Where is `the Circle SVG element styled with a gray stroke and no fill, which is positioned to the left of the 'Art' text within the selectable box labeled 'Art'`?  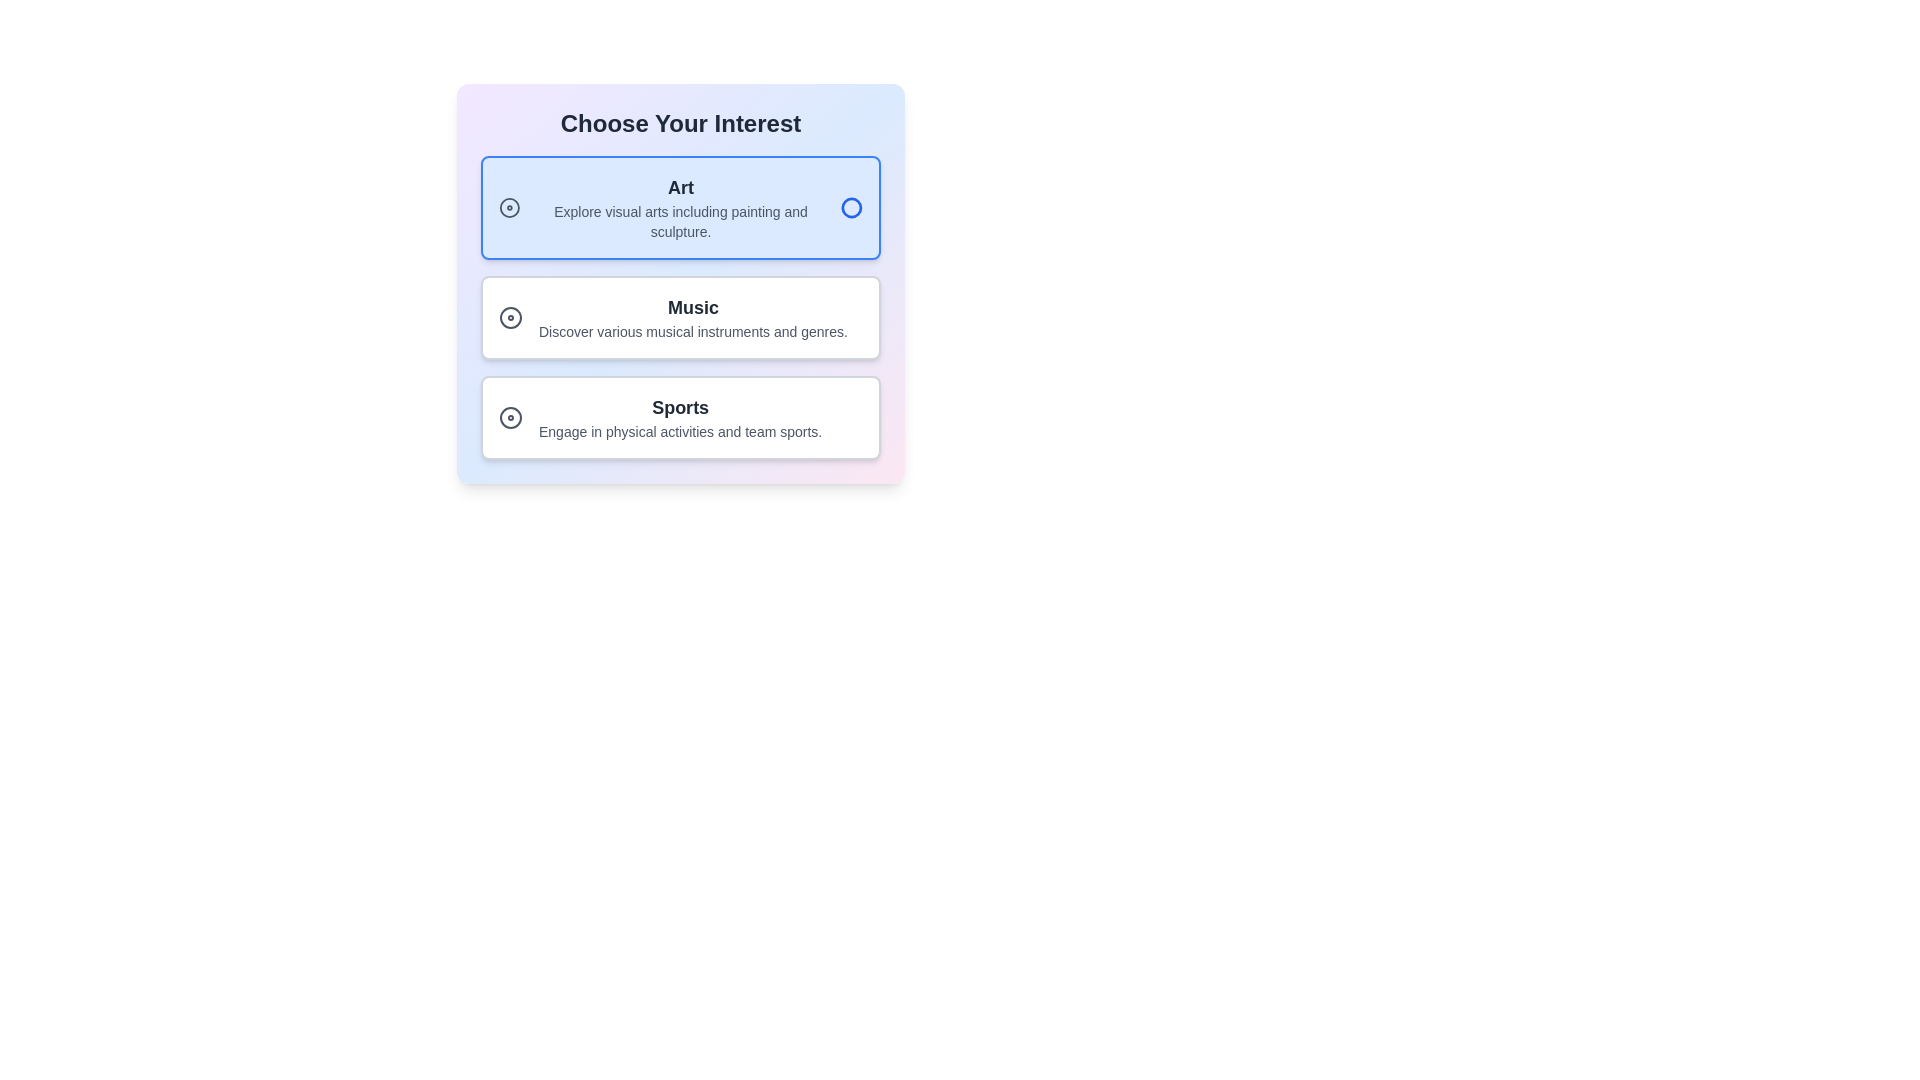
the Circle SVG element styled with a gray stroke and no fill, which is positioned to the left of the 'Art' text within the selectable box labeled 'Art' is located at coordinates (509, 208).